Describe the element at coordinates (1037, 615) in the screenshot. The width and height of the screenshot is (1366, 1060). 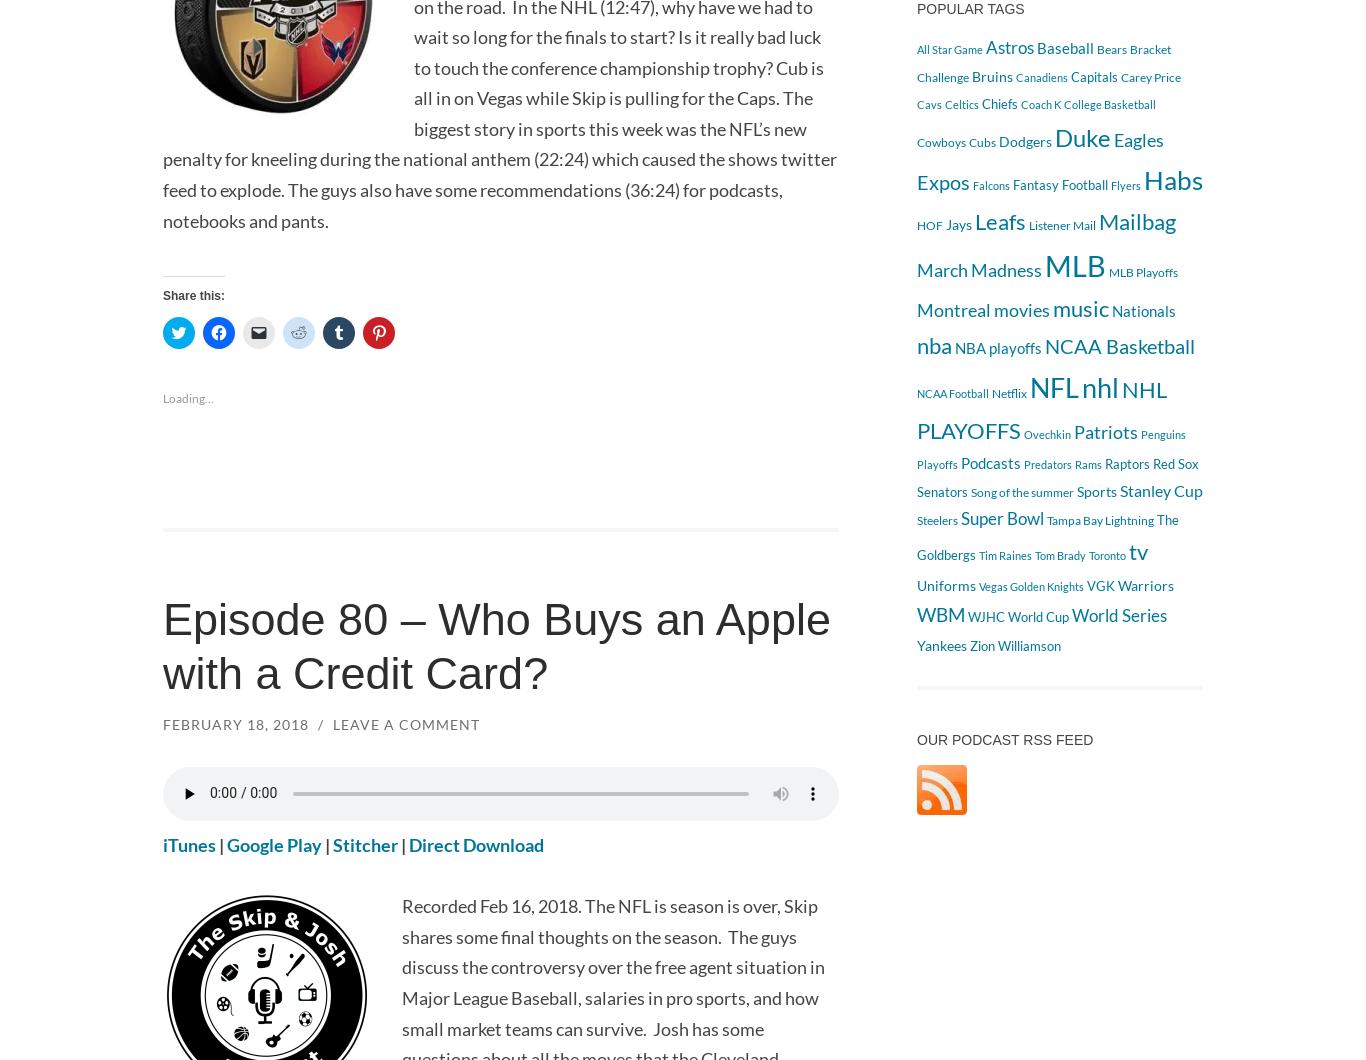
I see `'World Cup'` at that location.